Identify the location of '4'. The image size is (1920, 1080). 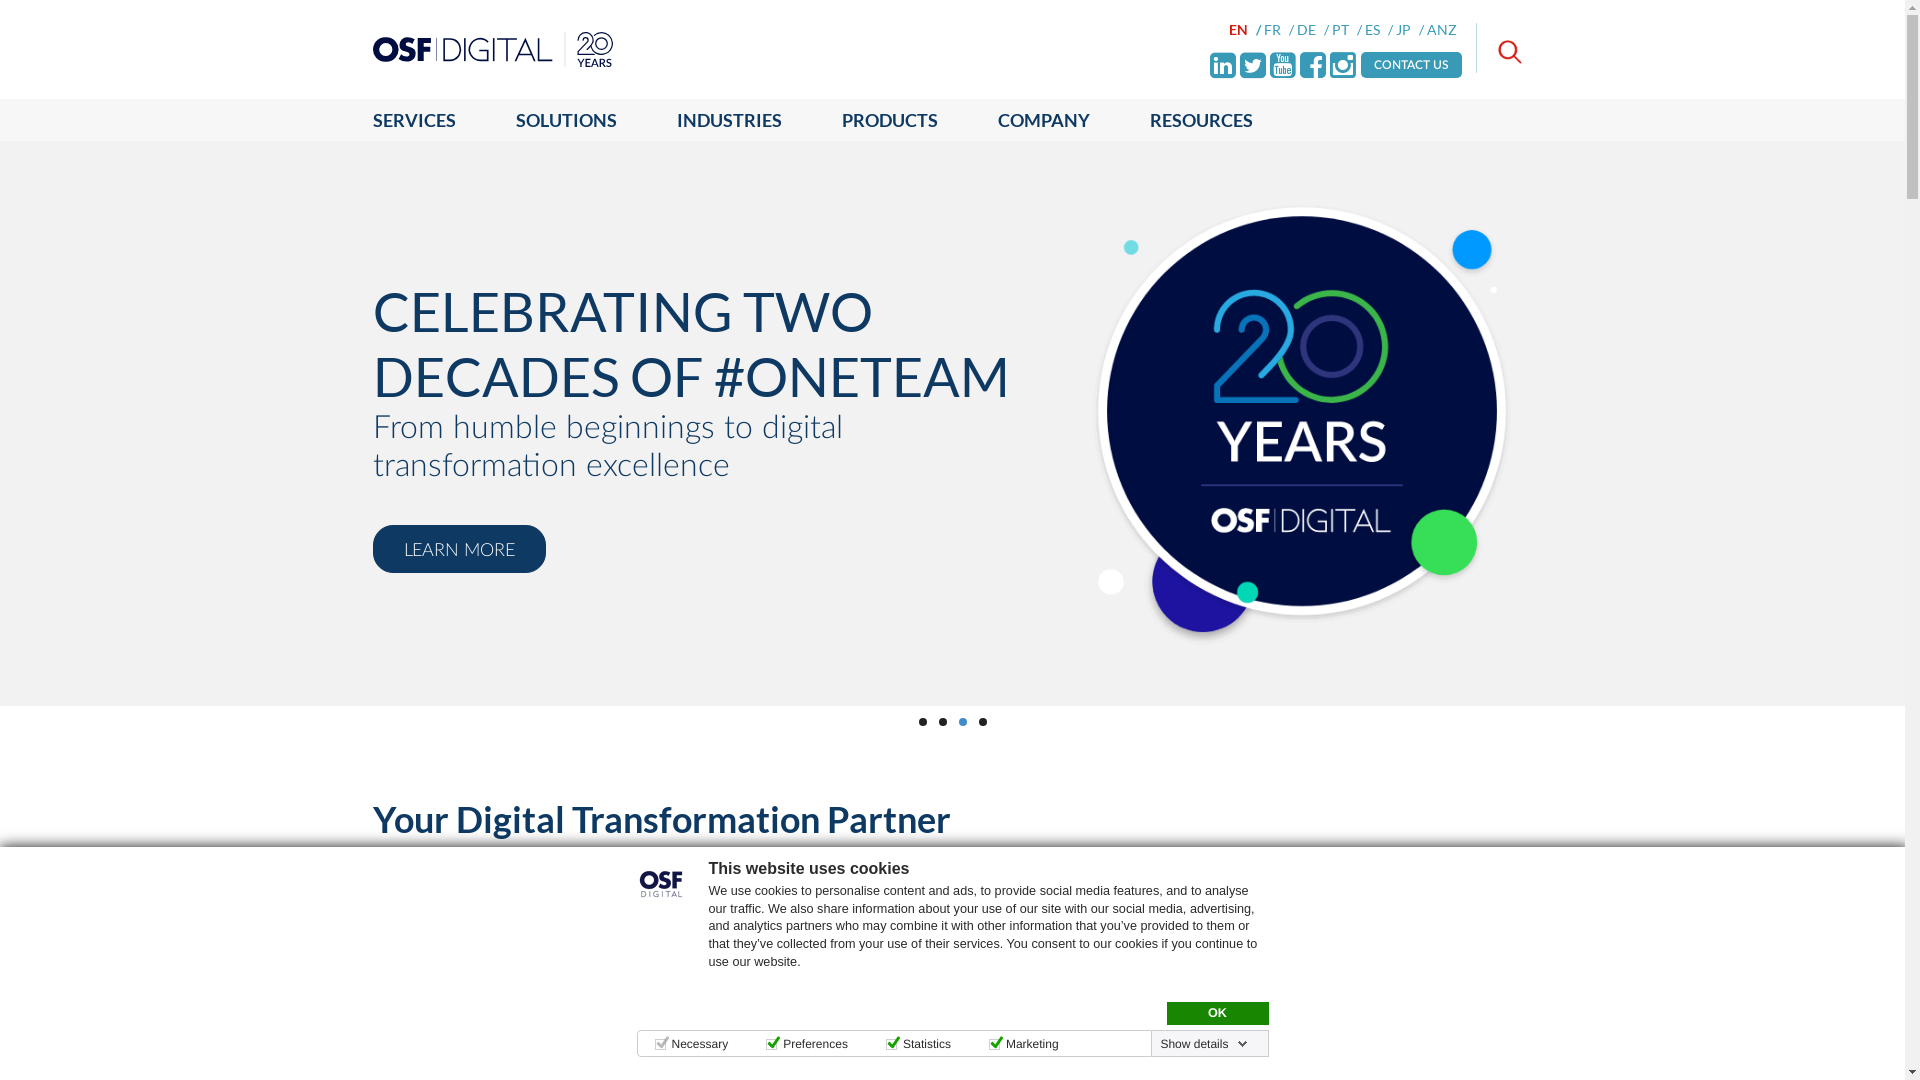
(982, 721).